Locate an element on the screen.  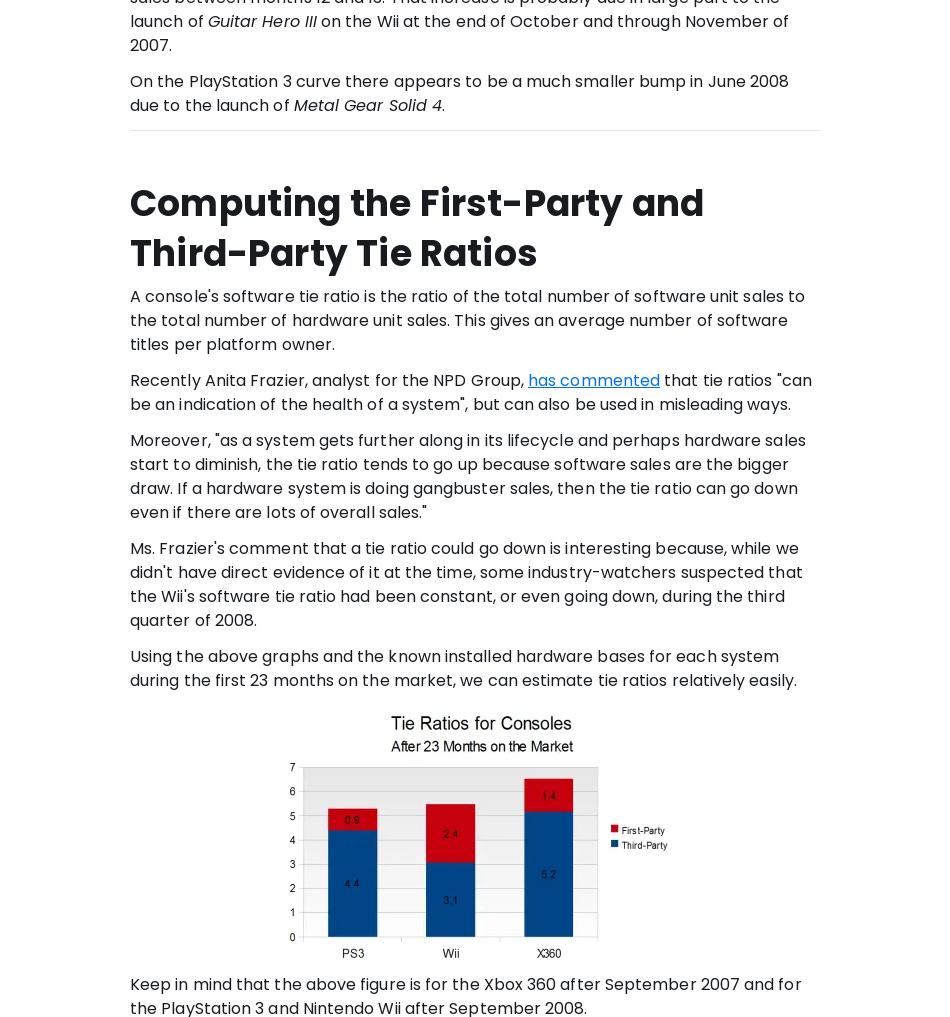
'Metal Gear Solid 4' is located at coordinates (366, 104).